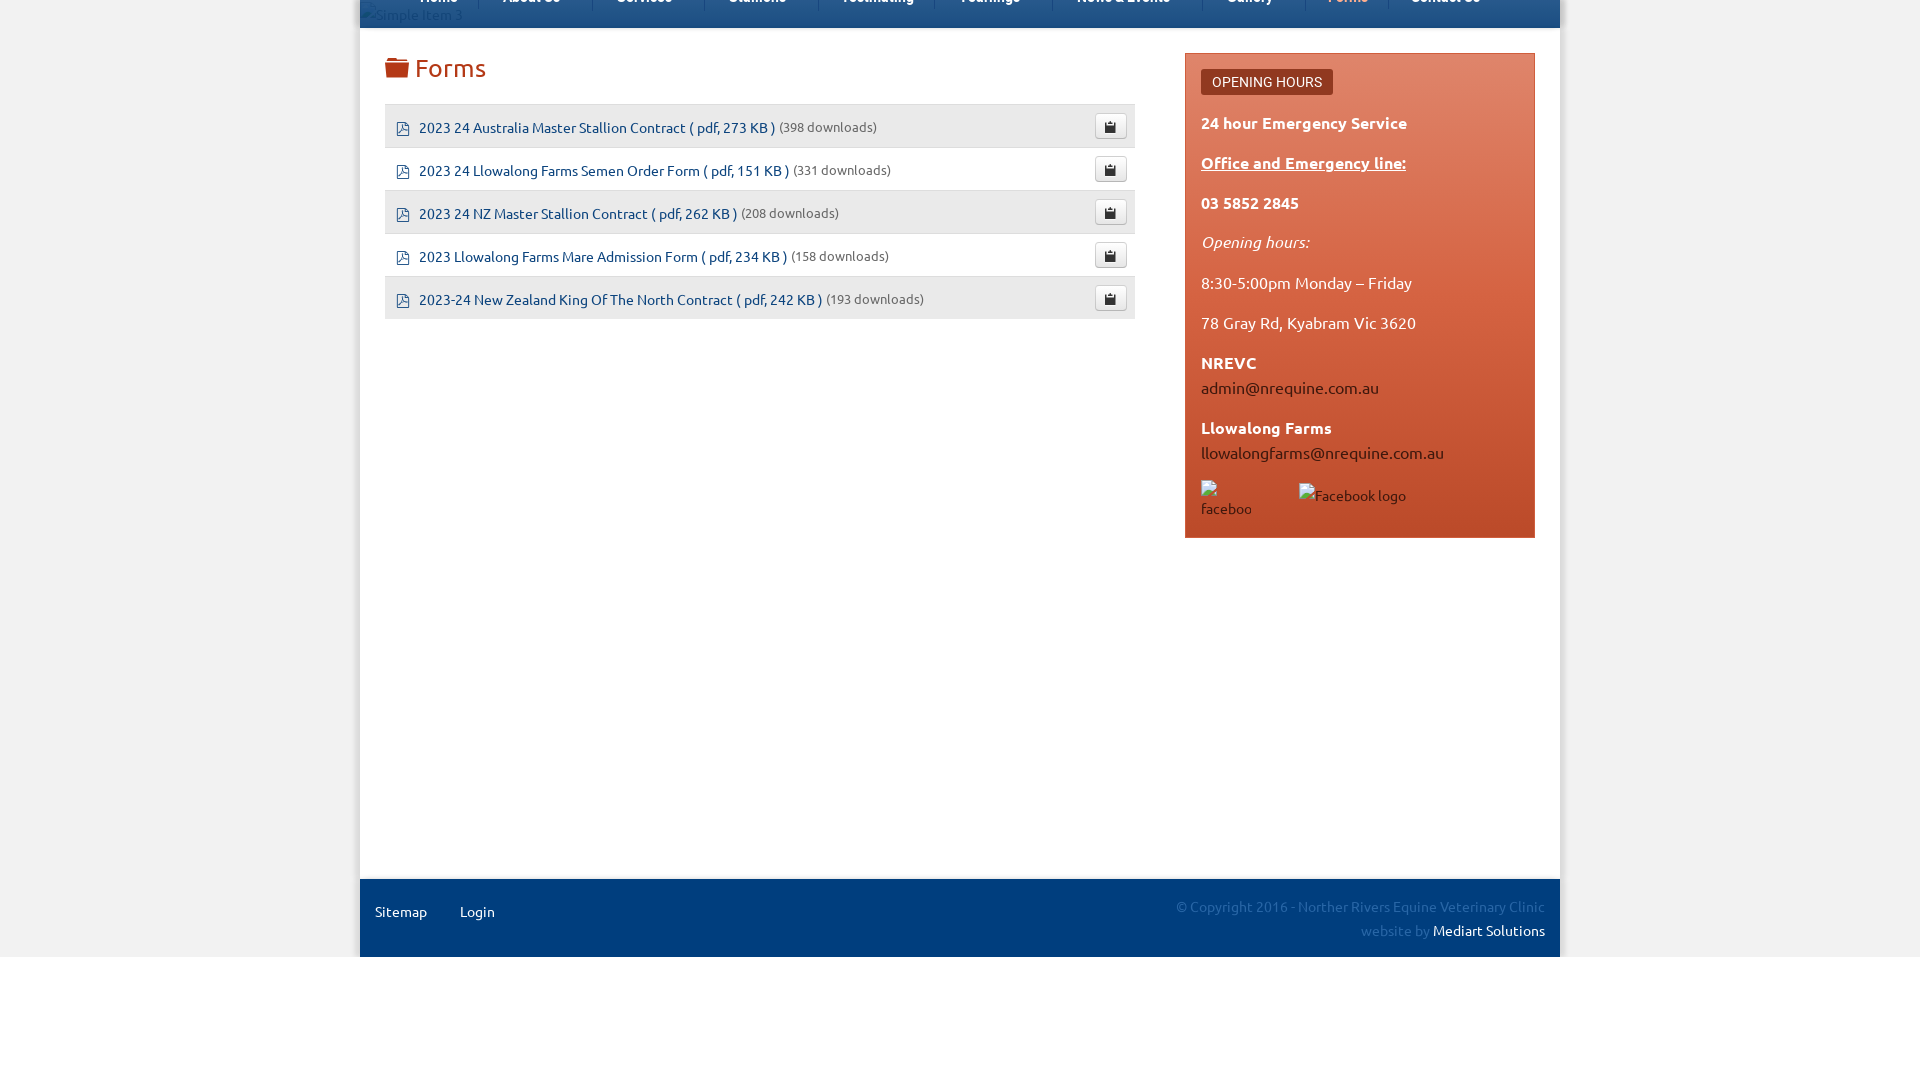 Image resolution: width=1920 pixels, height=1080 pixels. I want to click on 'Sitemap', so click(400, 910).